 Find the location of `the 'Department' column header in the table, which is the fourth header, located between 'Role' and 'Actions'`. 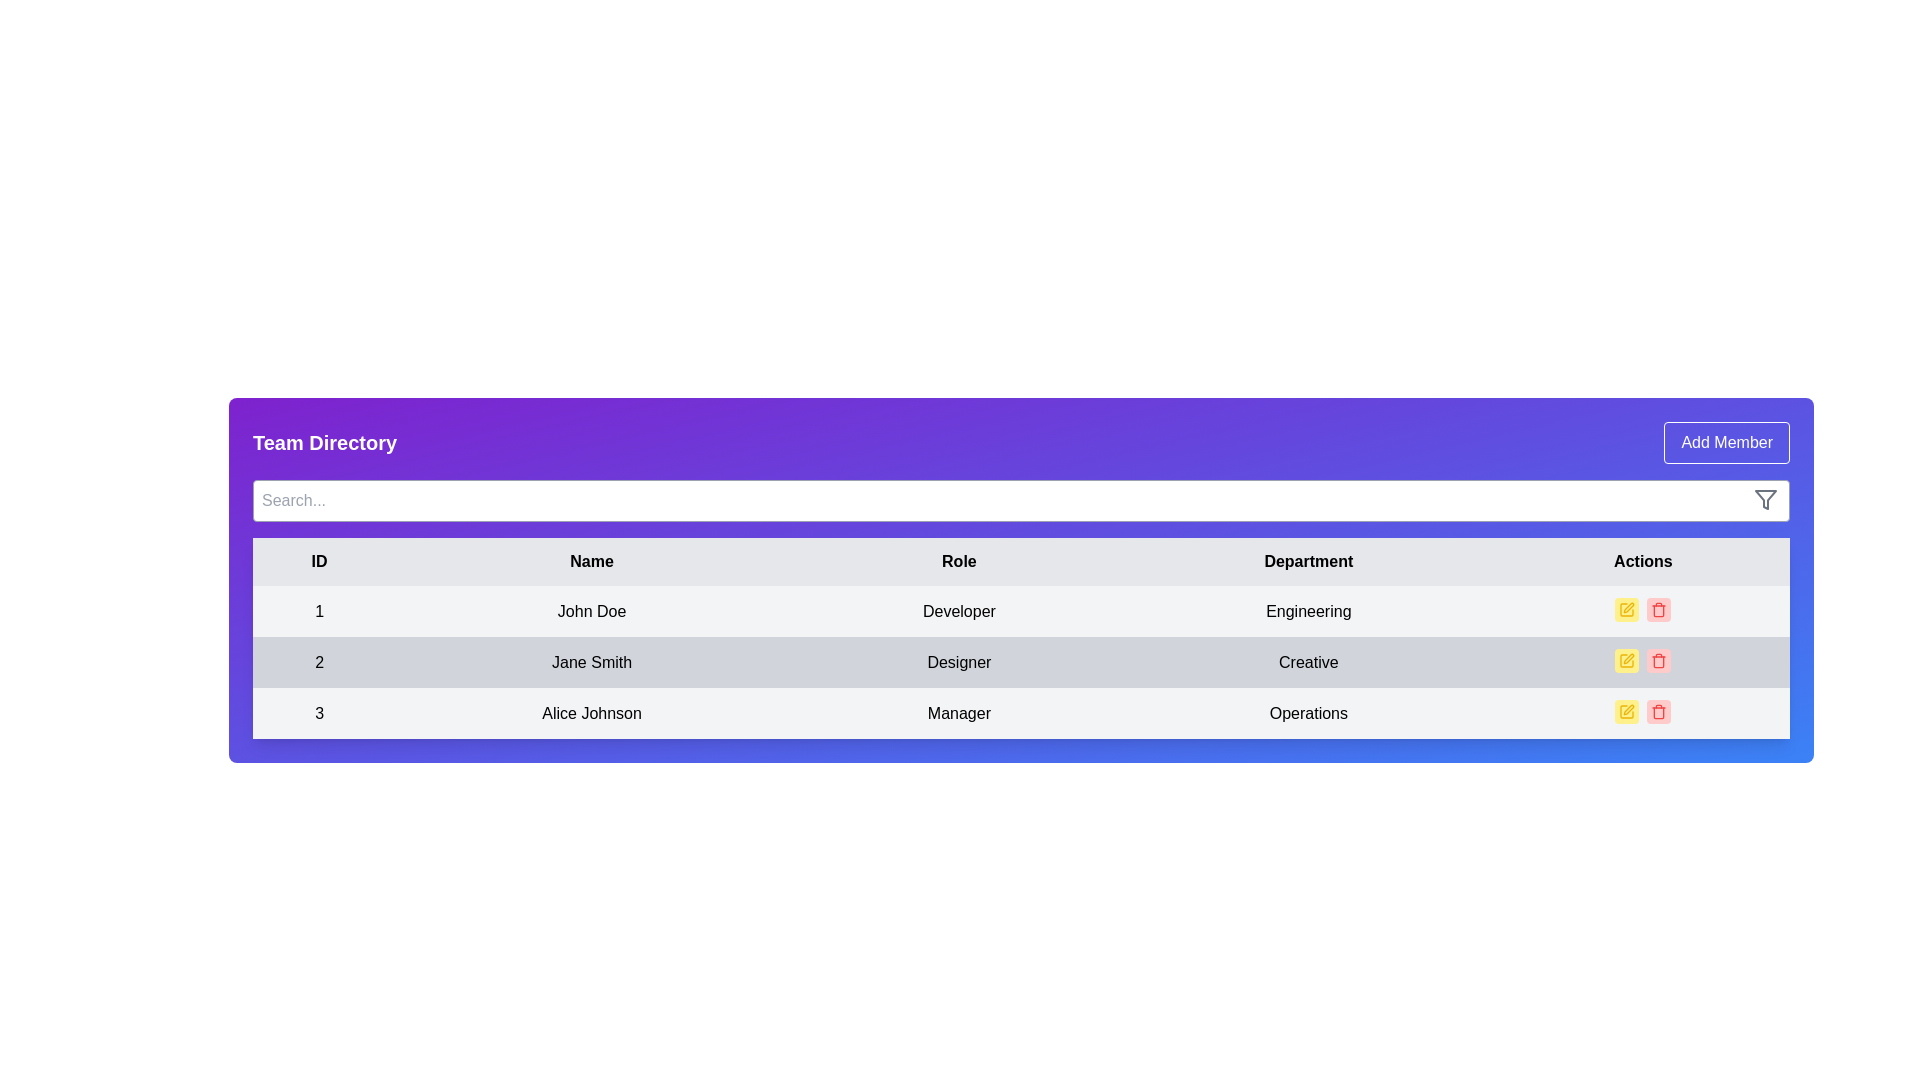

the 'Department' column header in the table, which is the fourth header, located between 'Role' and 'Actions' is located at coordinates (1308, 562).